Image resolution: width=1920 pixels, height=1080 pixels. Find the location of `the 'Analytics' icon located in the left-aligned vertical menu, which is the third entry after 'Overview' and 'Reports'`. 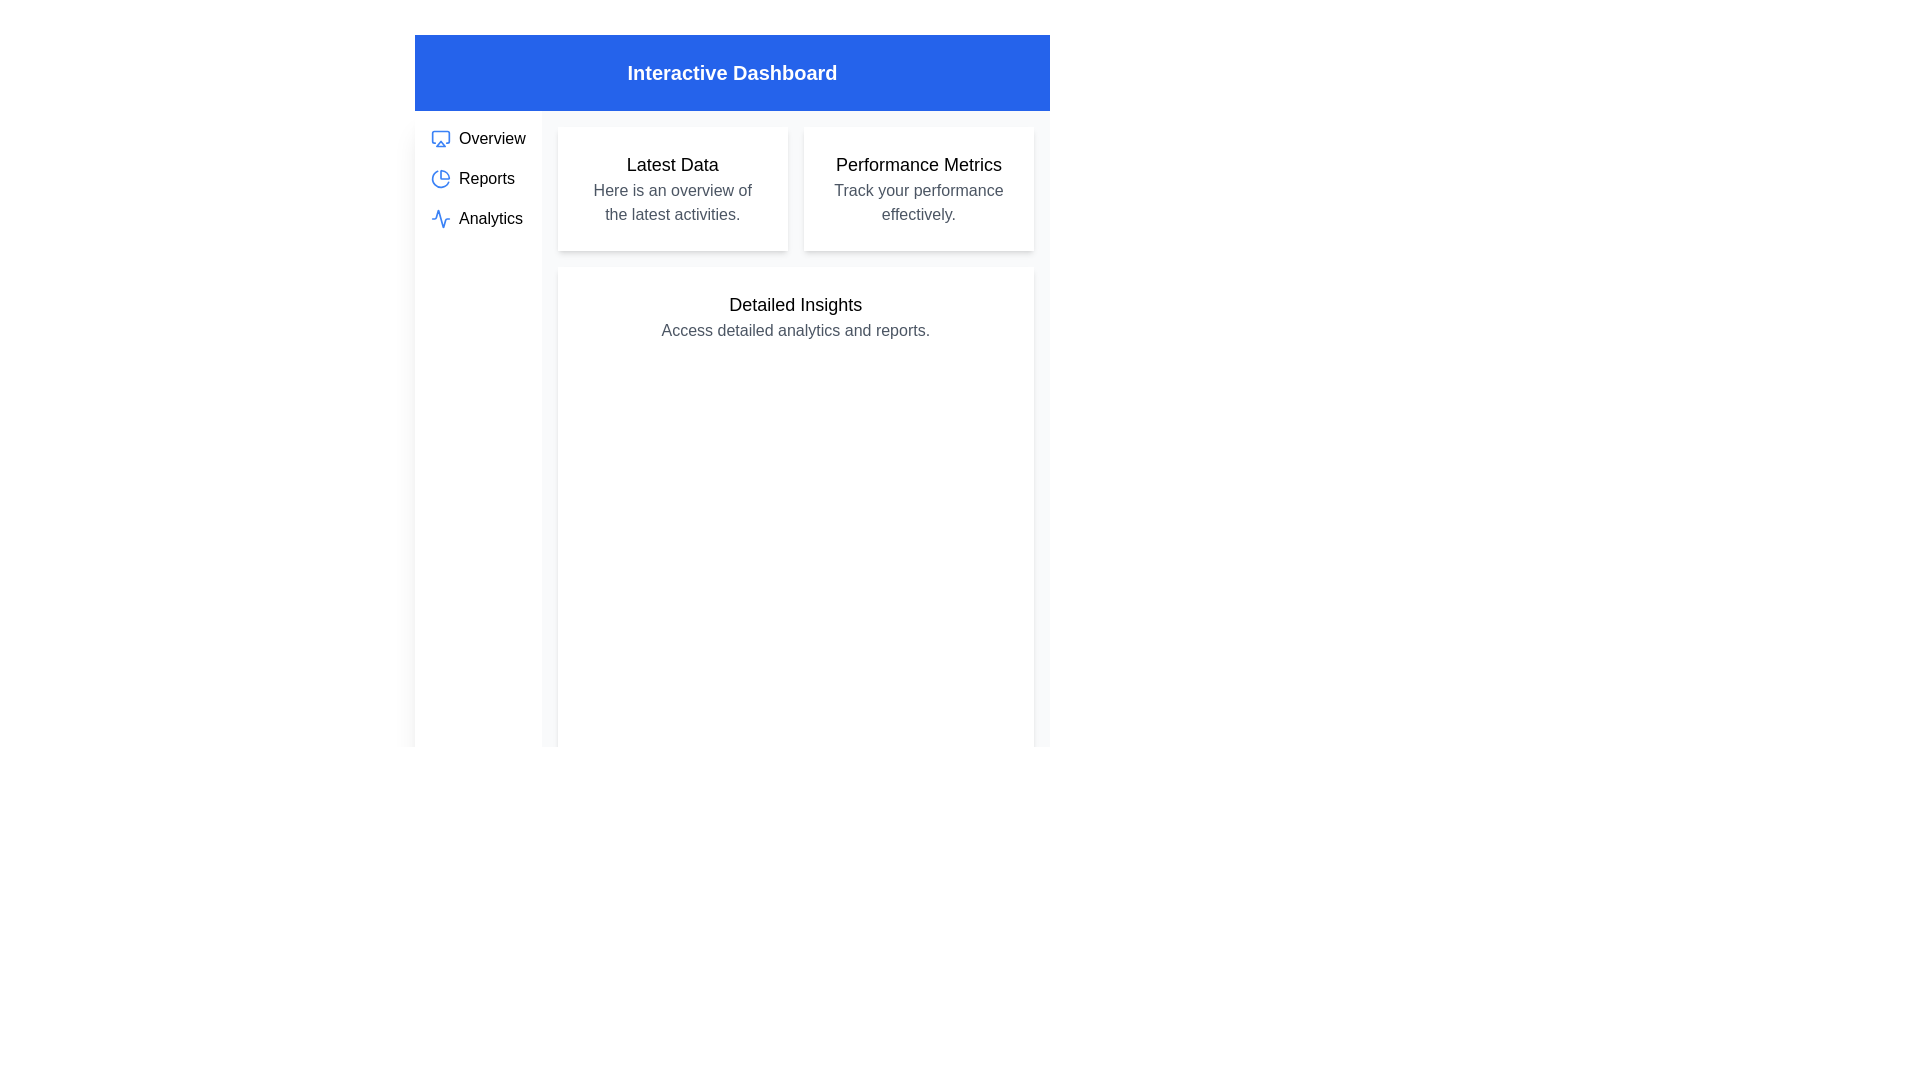

the 'Analytics' icon located in the left-aligned vertical menu, which is the third entry after 'Overview' and 'Reports' is located at coordinates (440, 219).